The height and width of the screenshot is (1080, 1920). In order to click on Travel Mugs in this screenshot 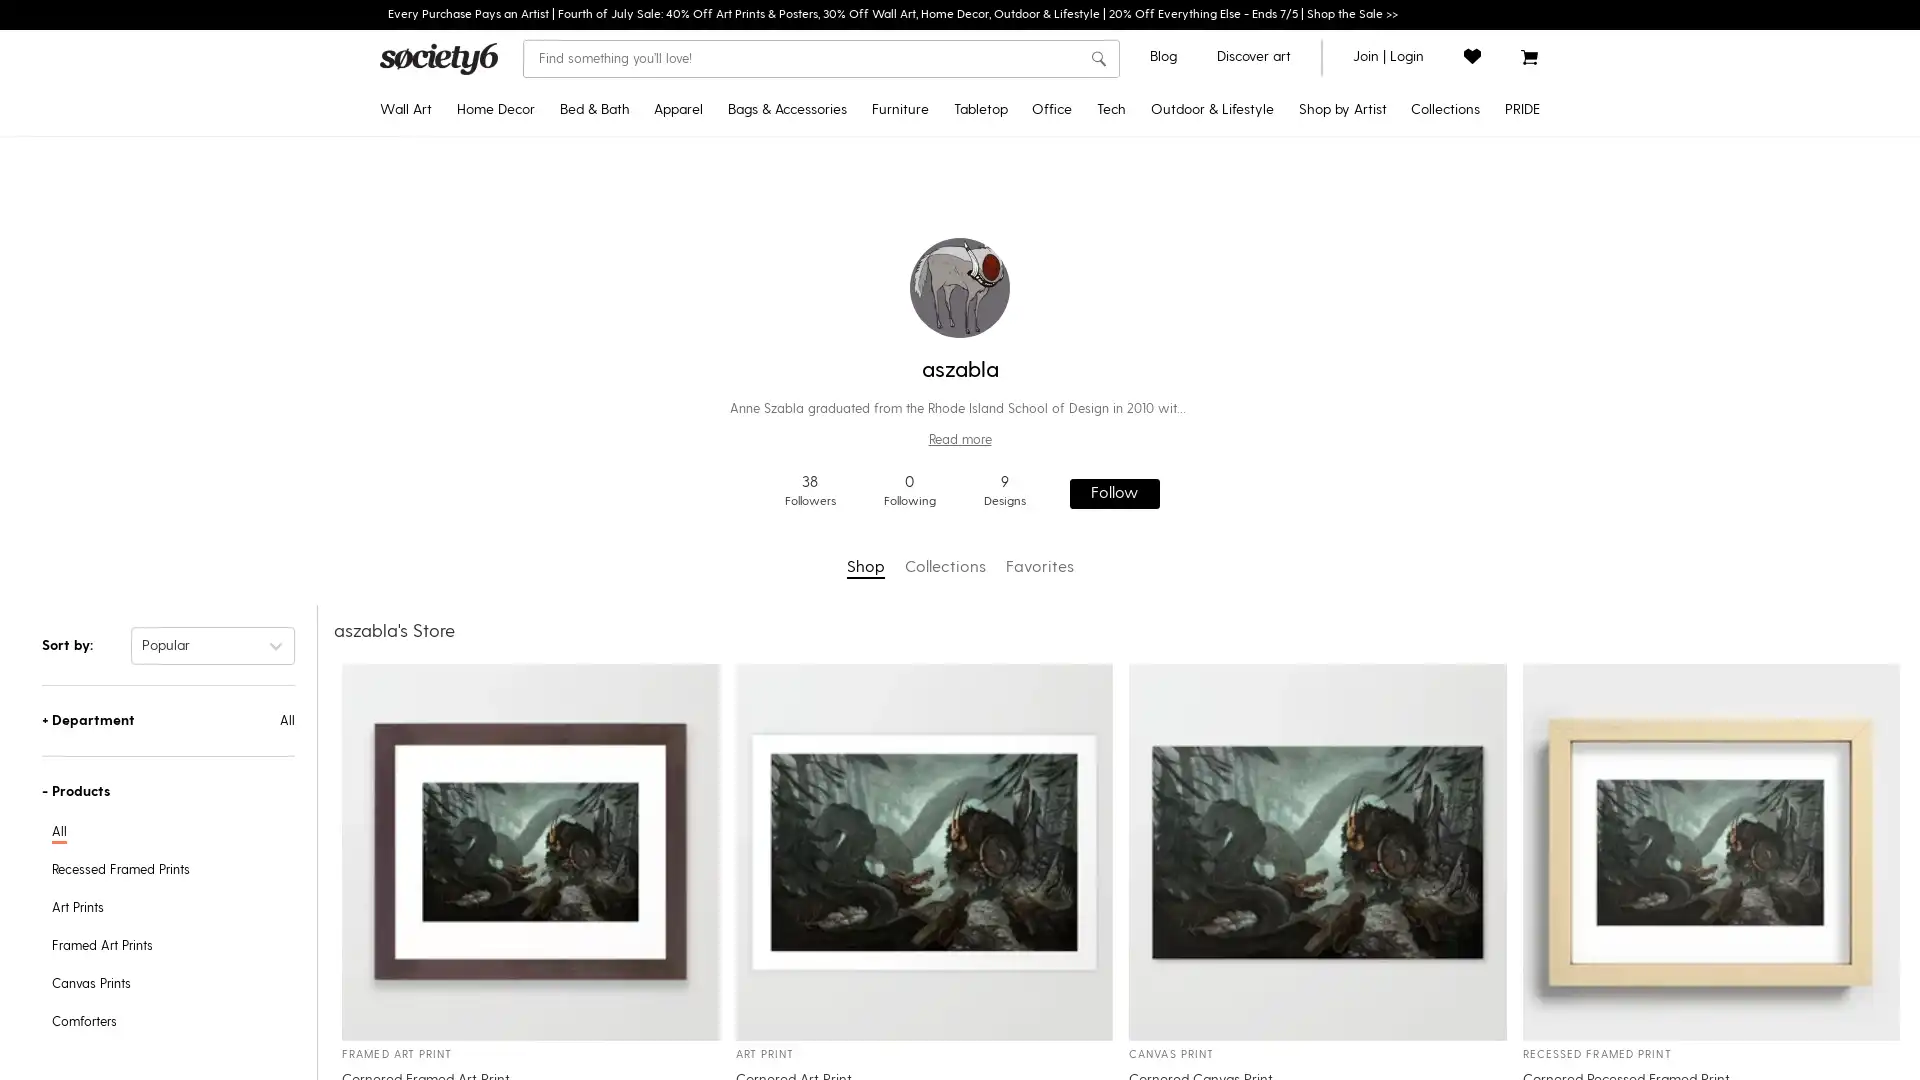, I will do `click(1238, 289)`.